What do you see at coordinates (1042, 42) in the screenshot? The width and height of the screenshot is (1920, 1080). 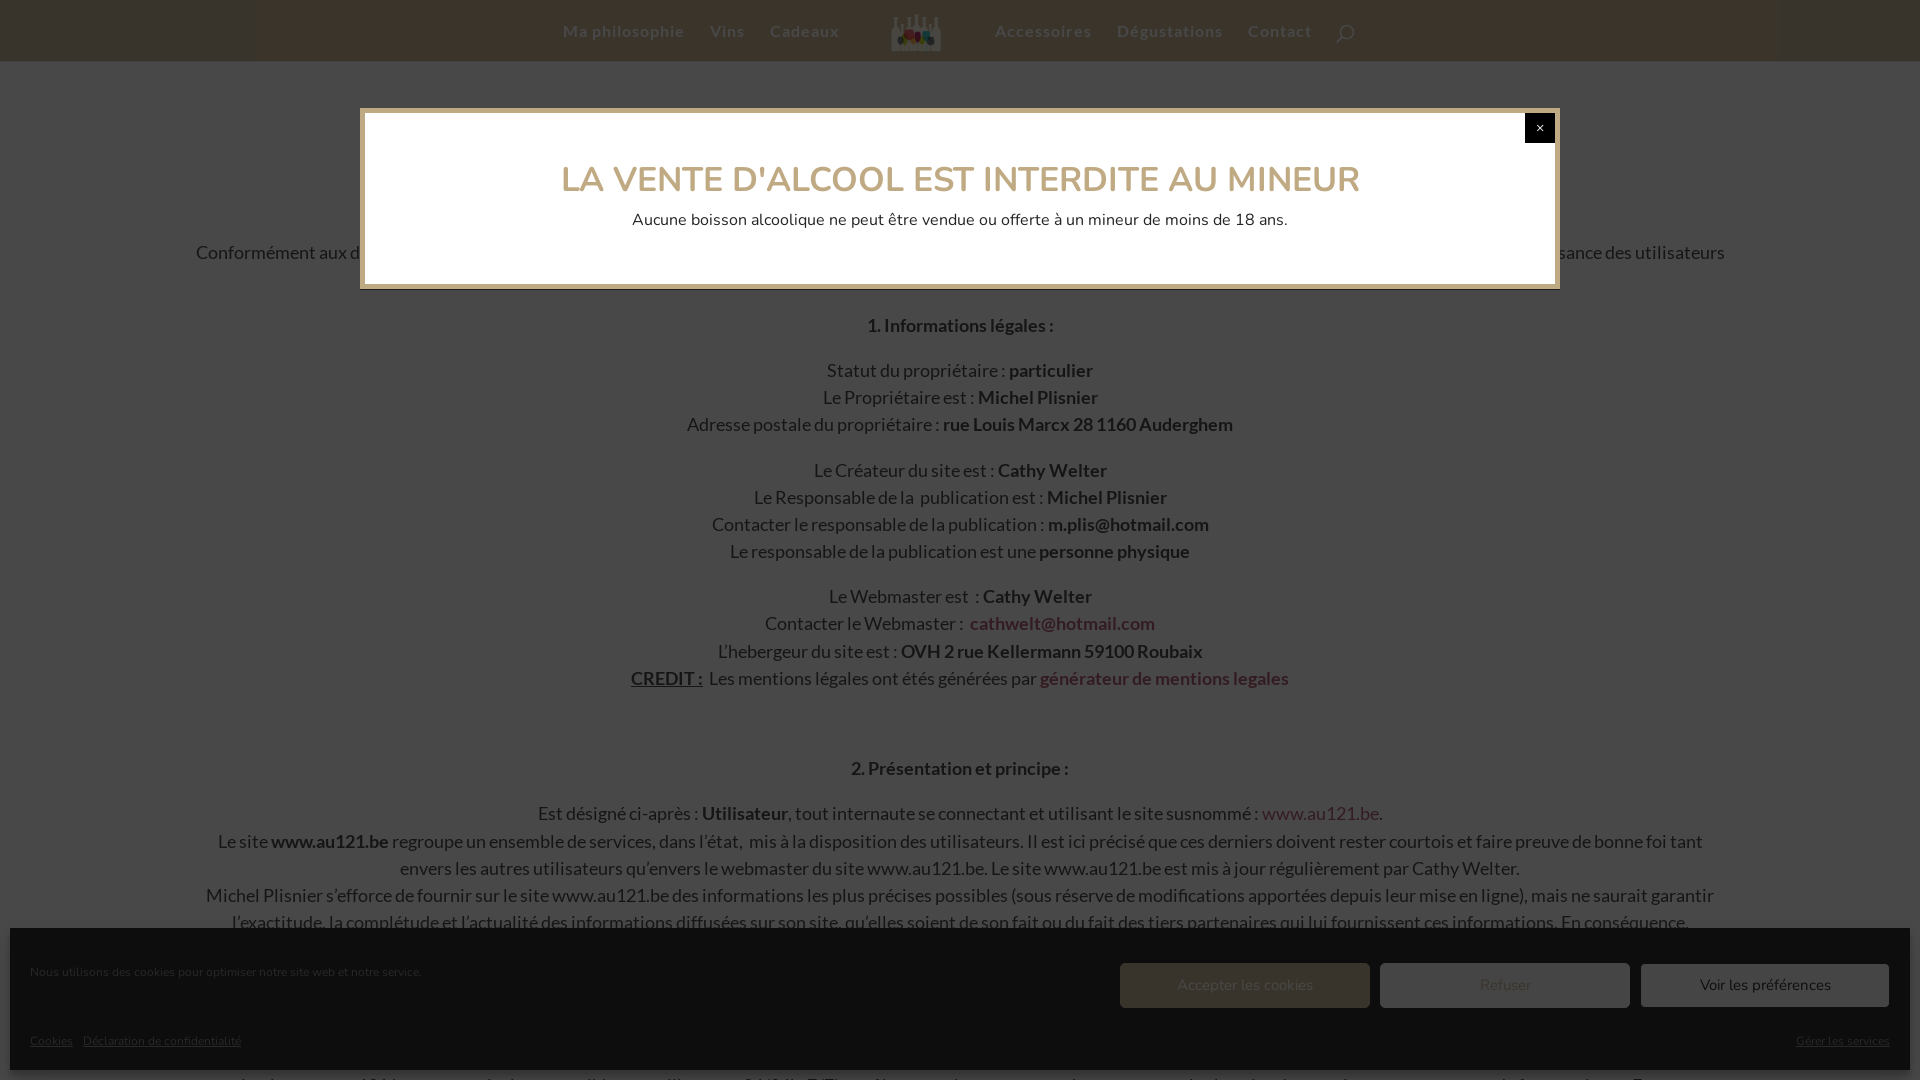 I see `'Accessoires'` at bounding box center [1042, 42].